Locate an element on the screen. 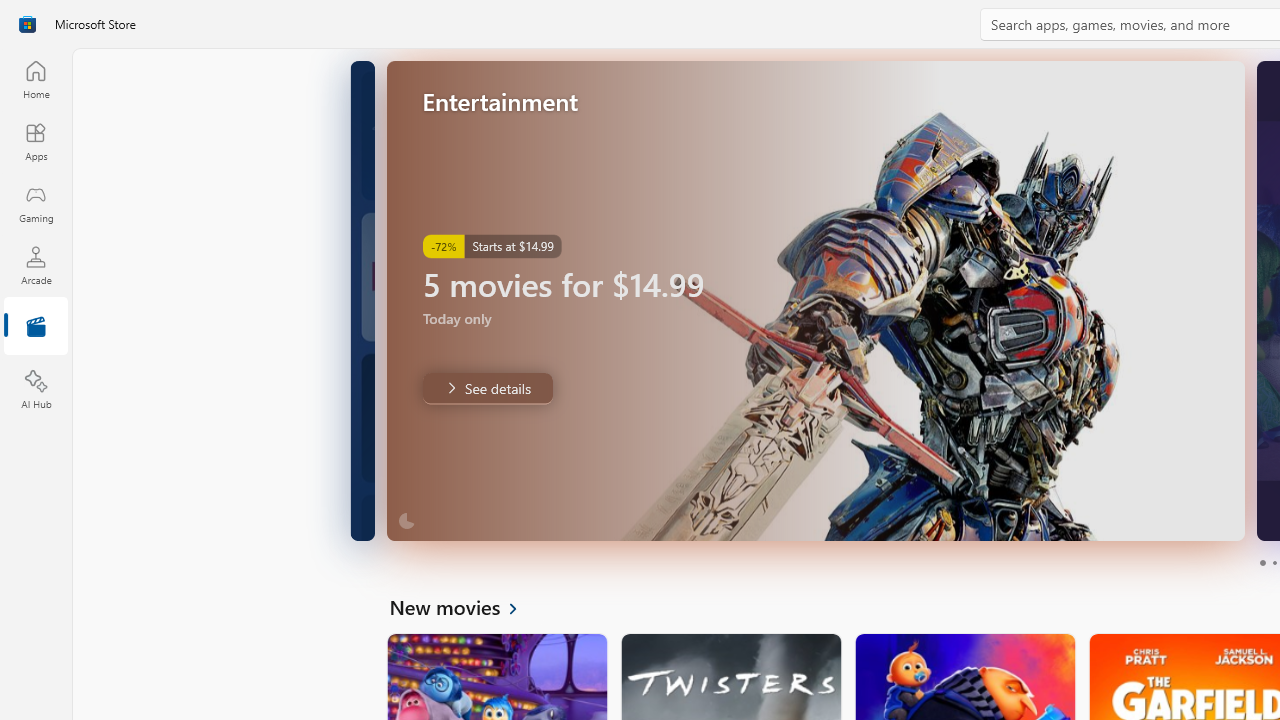 Image resolution: width=1280 pixels, height=720 pixels. 'Page 1' is located at coordinates (1261, 563).